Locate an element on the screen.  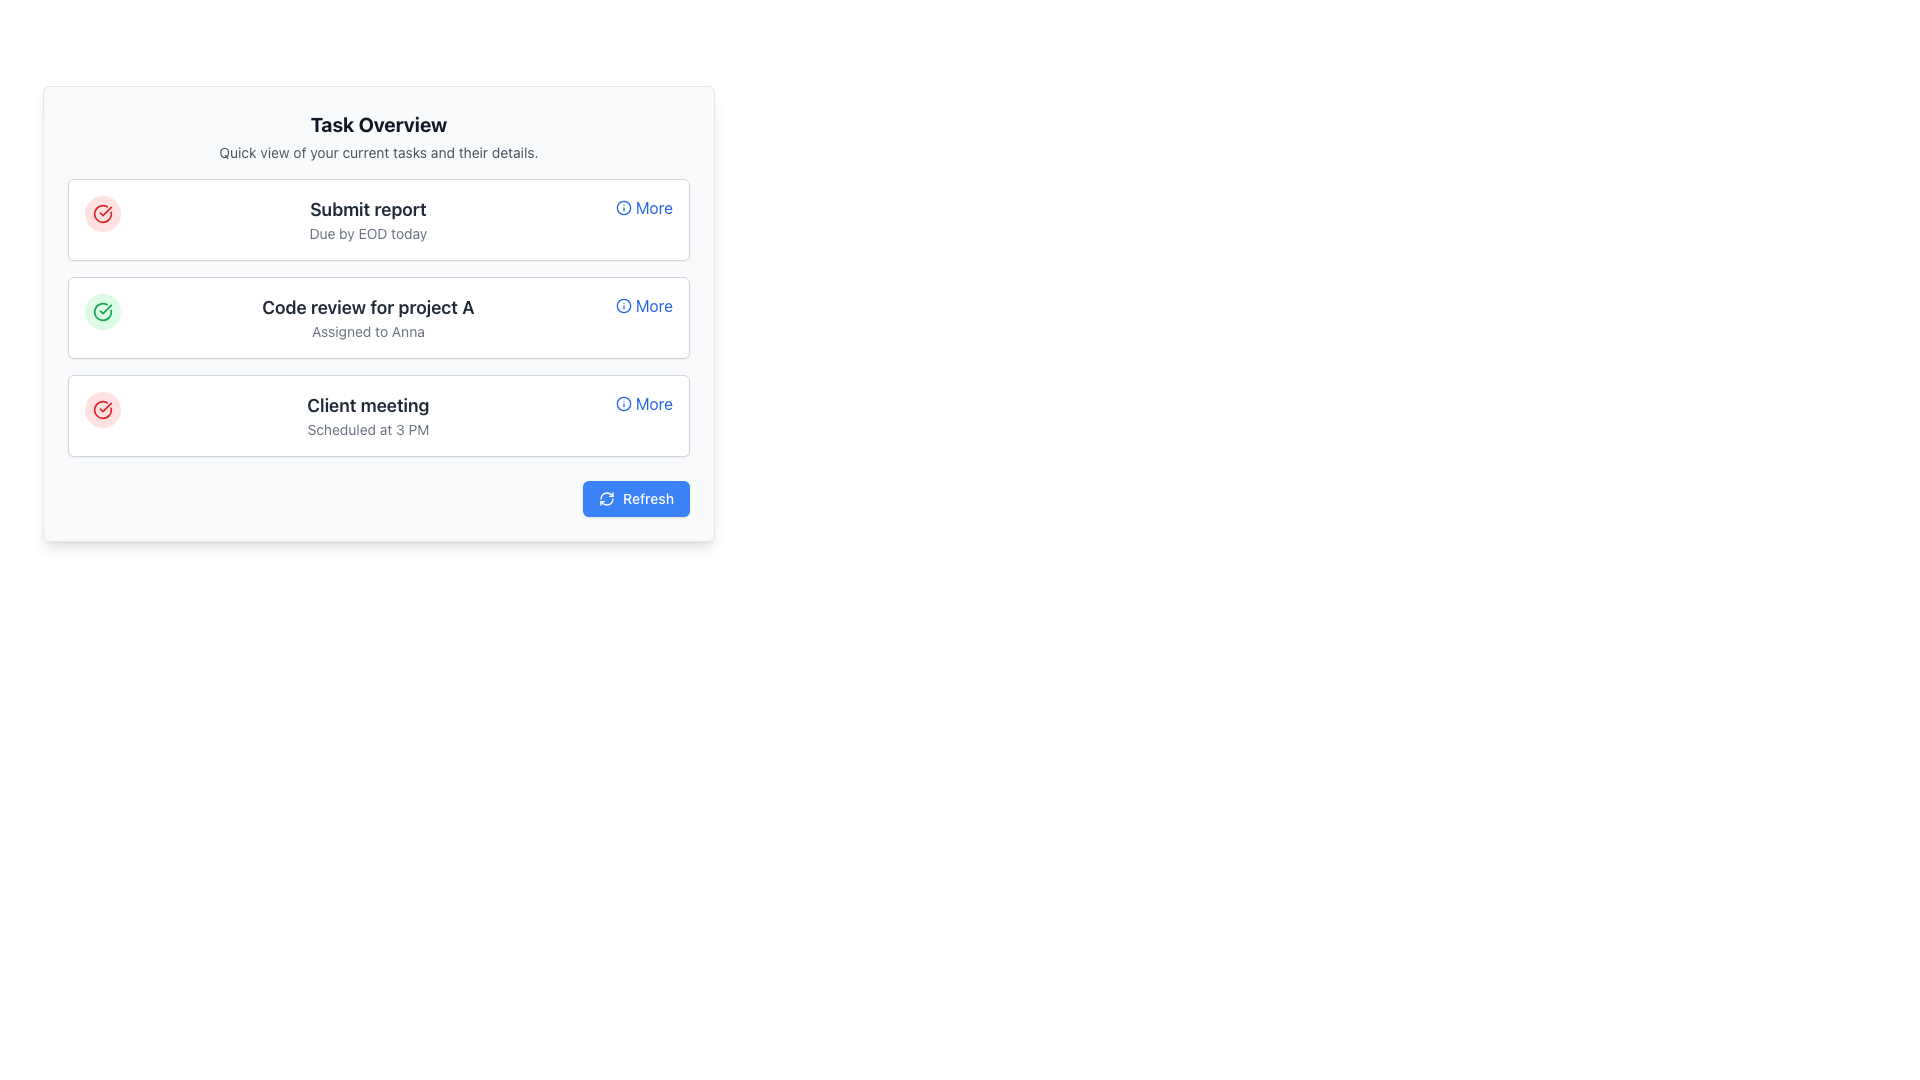
the static text element that displays the task title 'Code review for project A' located in the second card-like section below the heading 'Task Overview' is located at coordinates (368, 308).